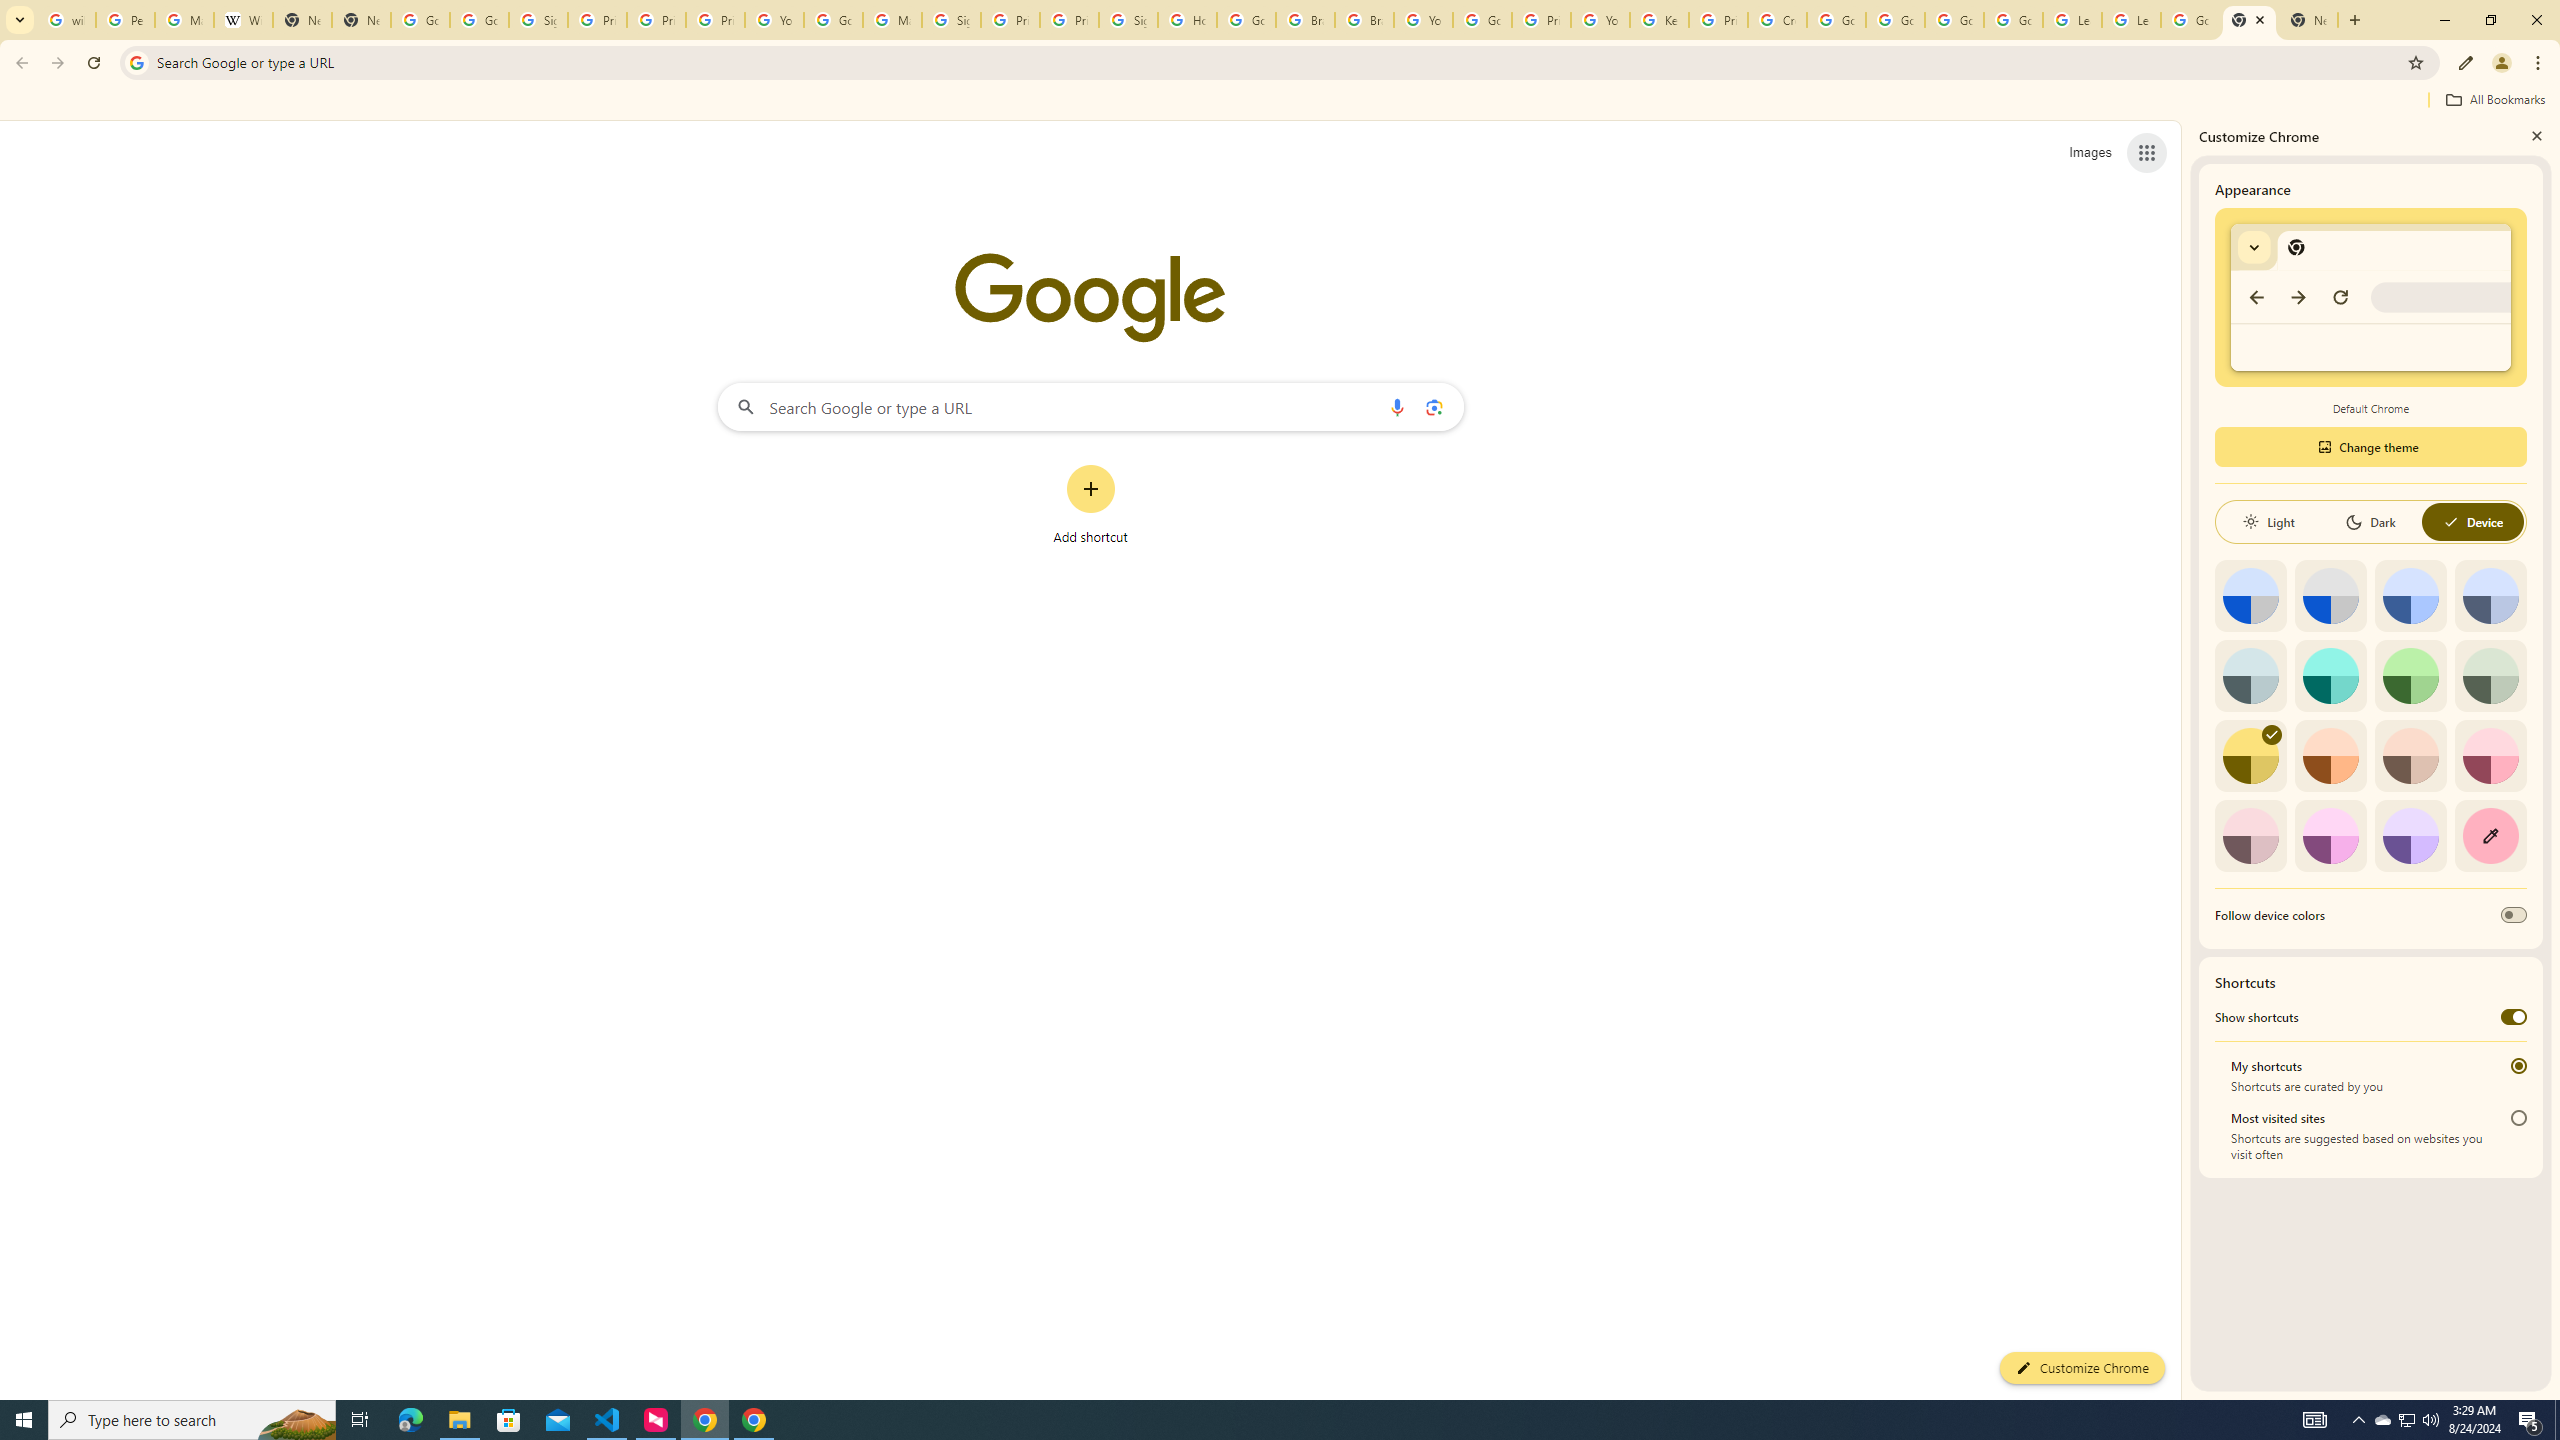 The width and height of the screenshot is (2560, 1440). I want to click on 'Rose', so click(2490, 755).